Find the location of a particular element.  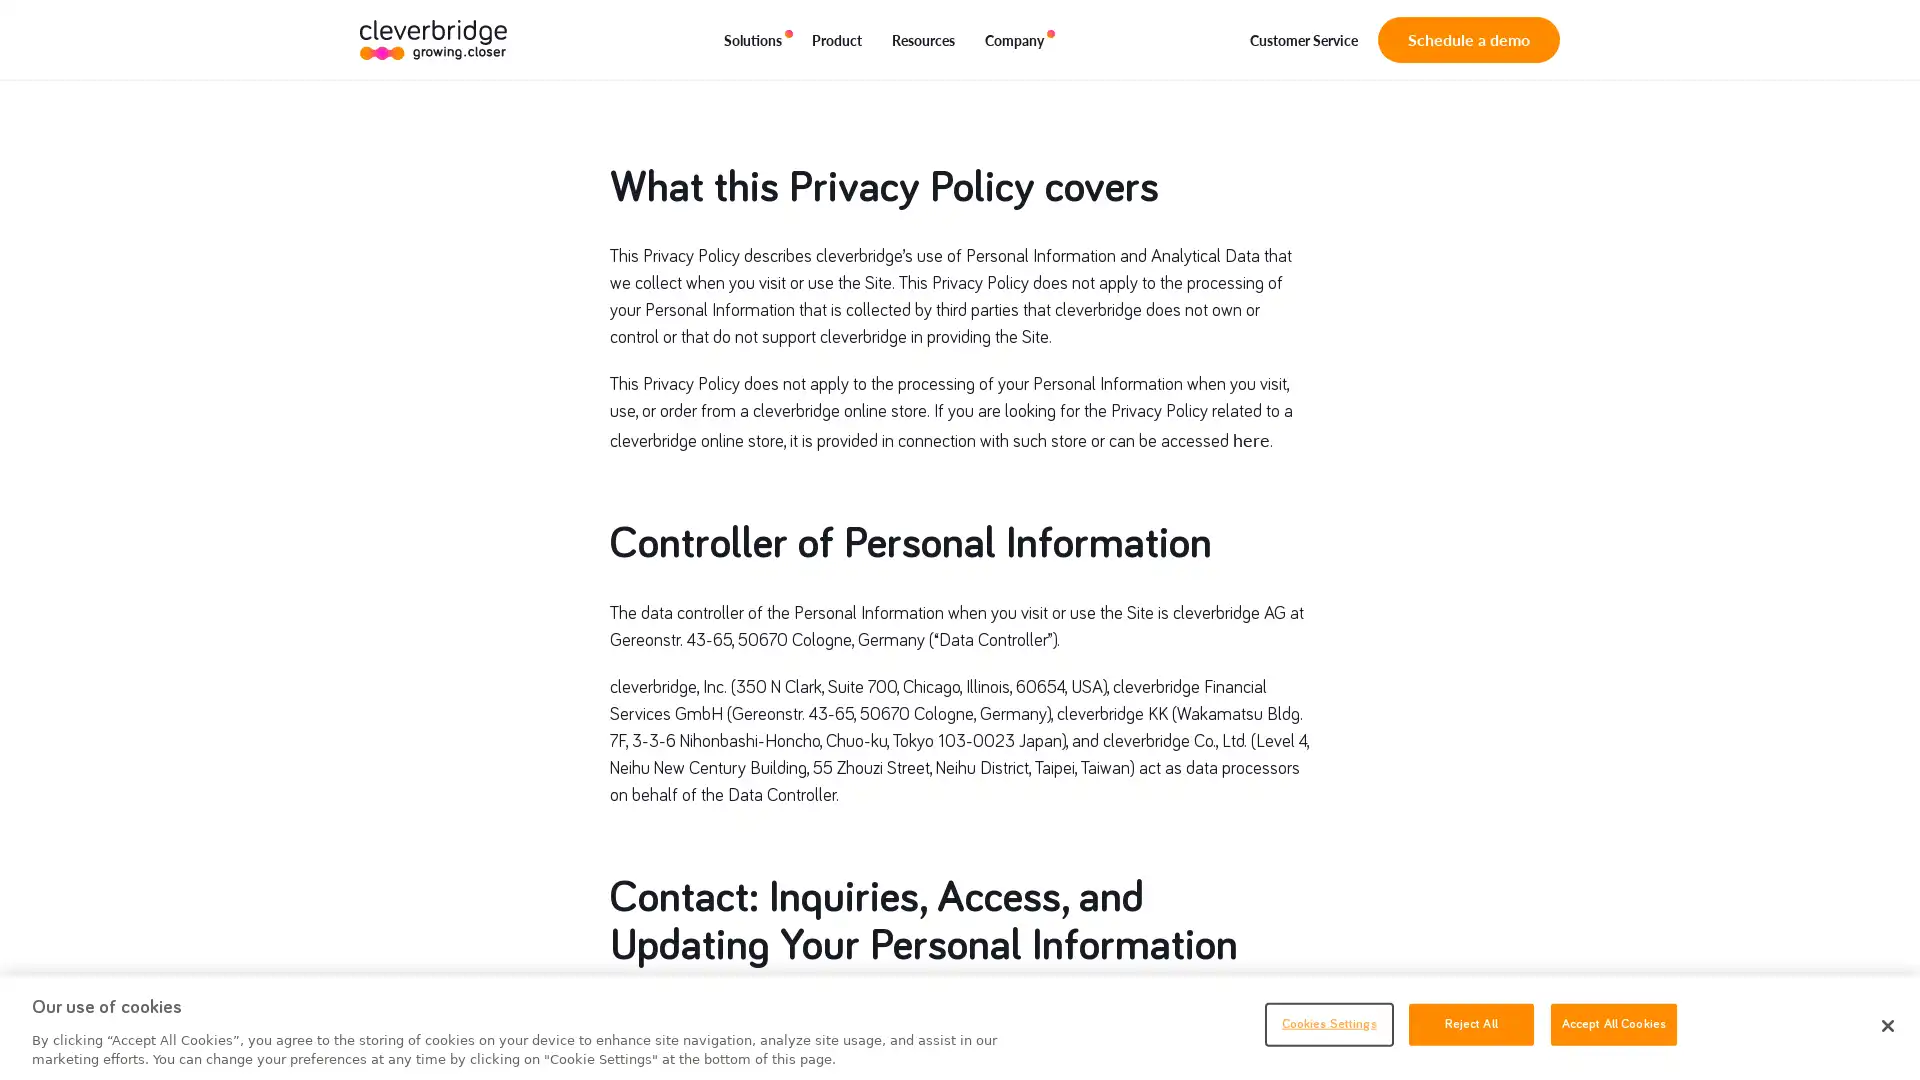

Close is located at coordinates (1886, 1026).